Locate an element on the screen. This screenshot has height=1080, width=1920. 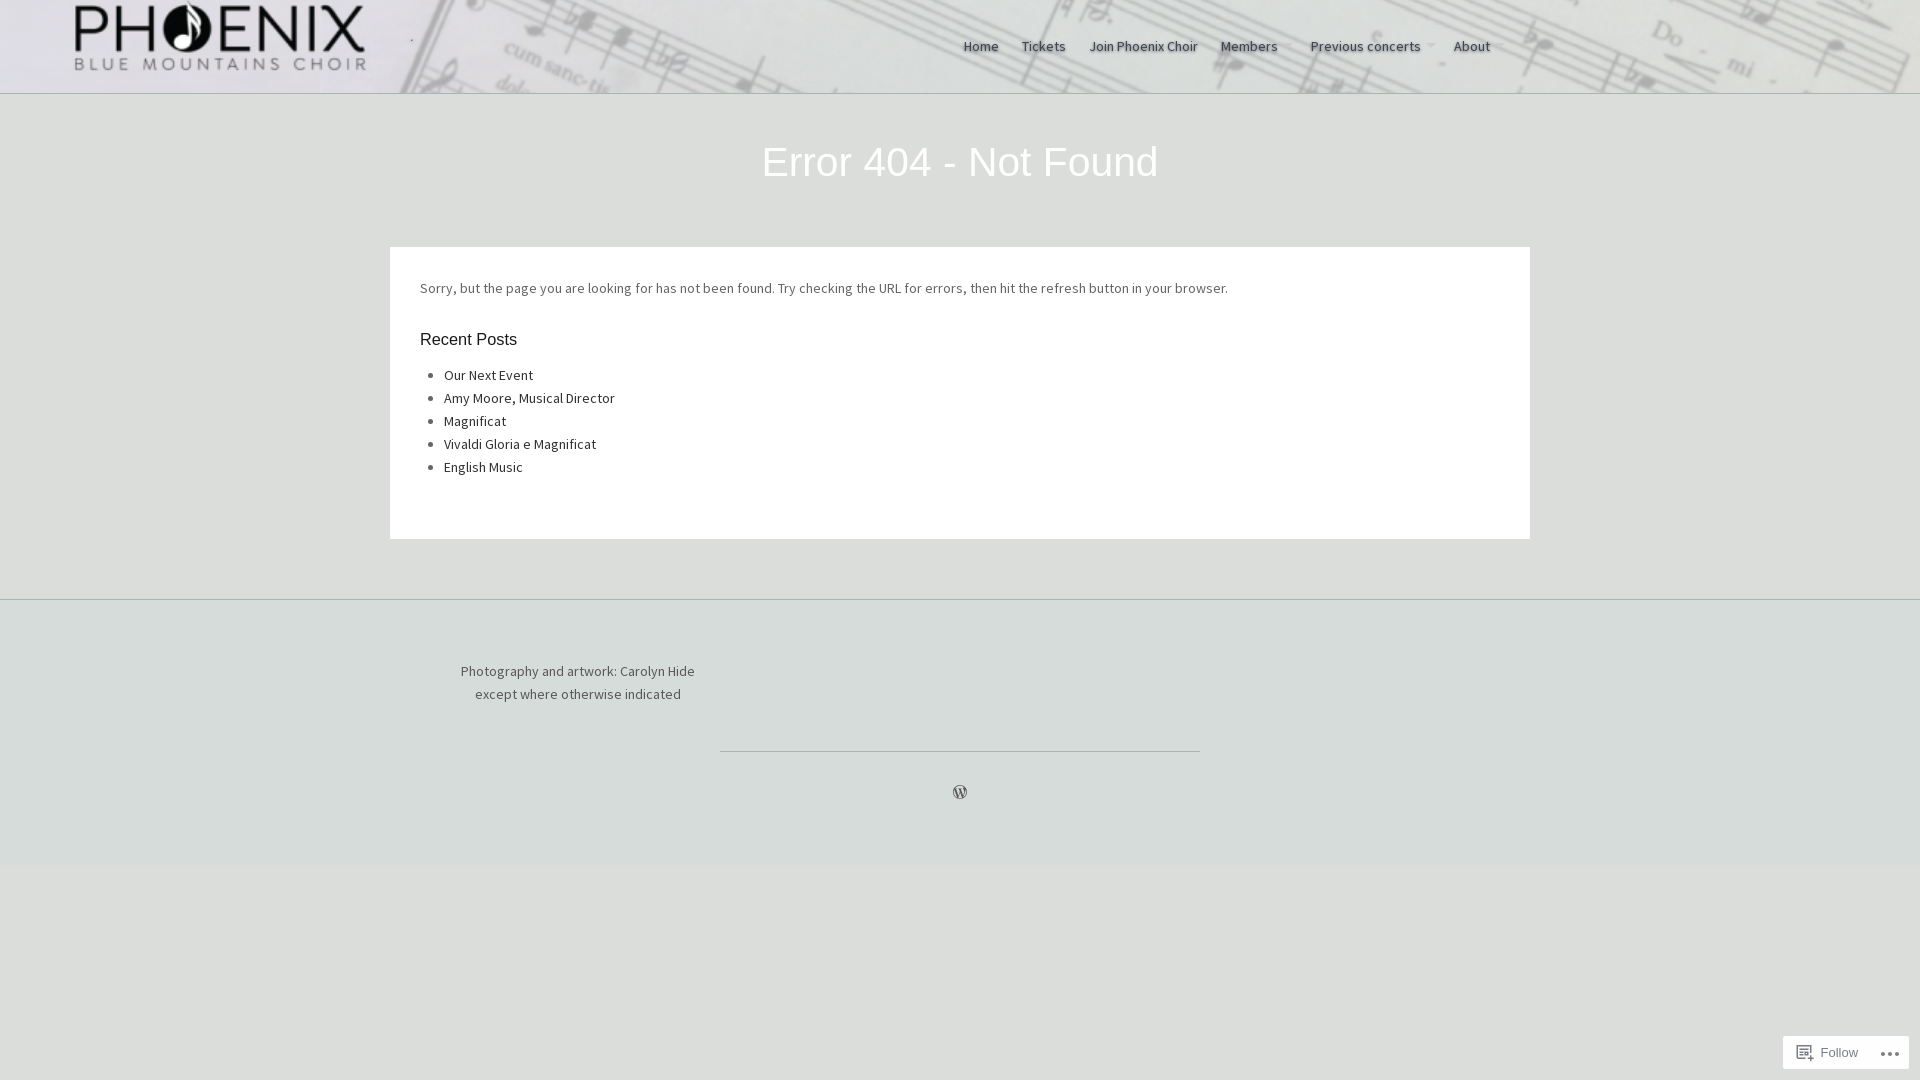
'Vivaldi Gloria e Magnificat' is located at coordinates (519, 442).